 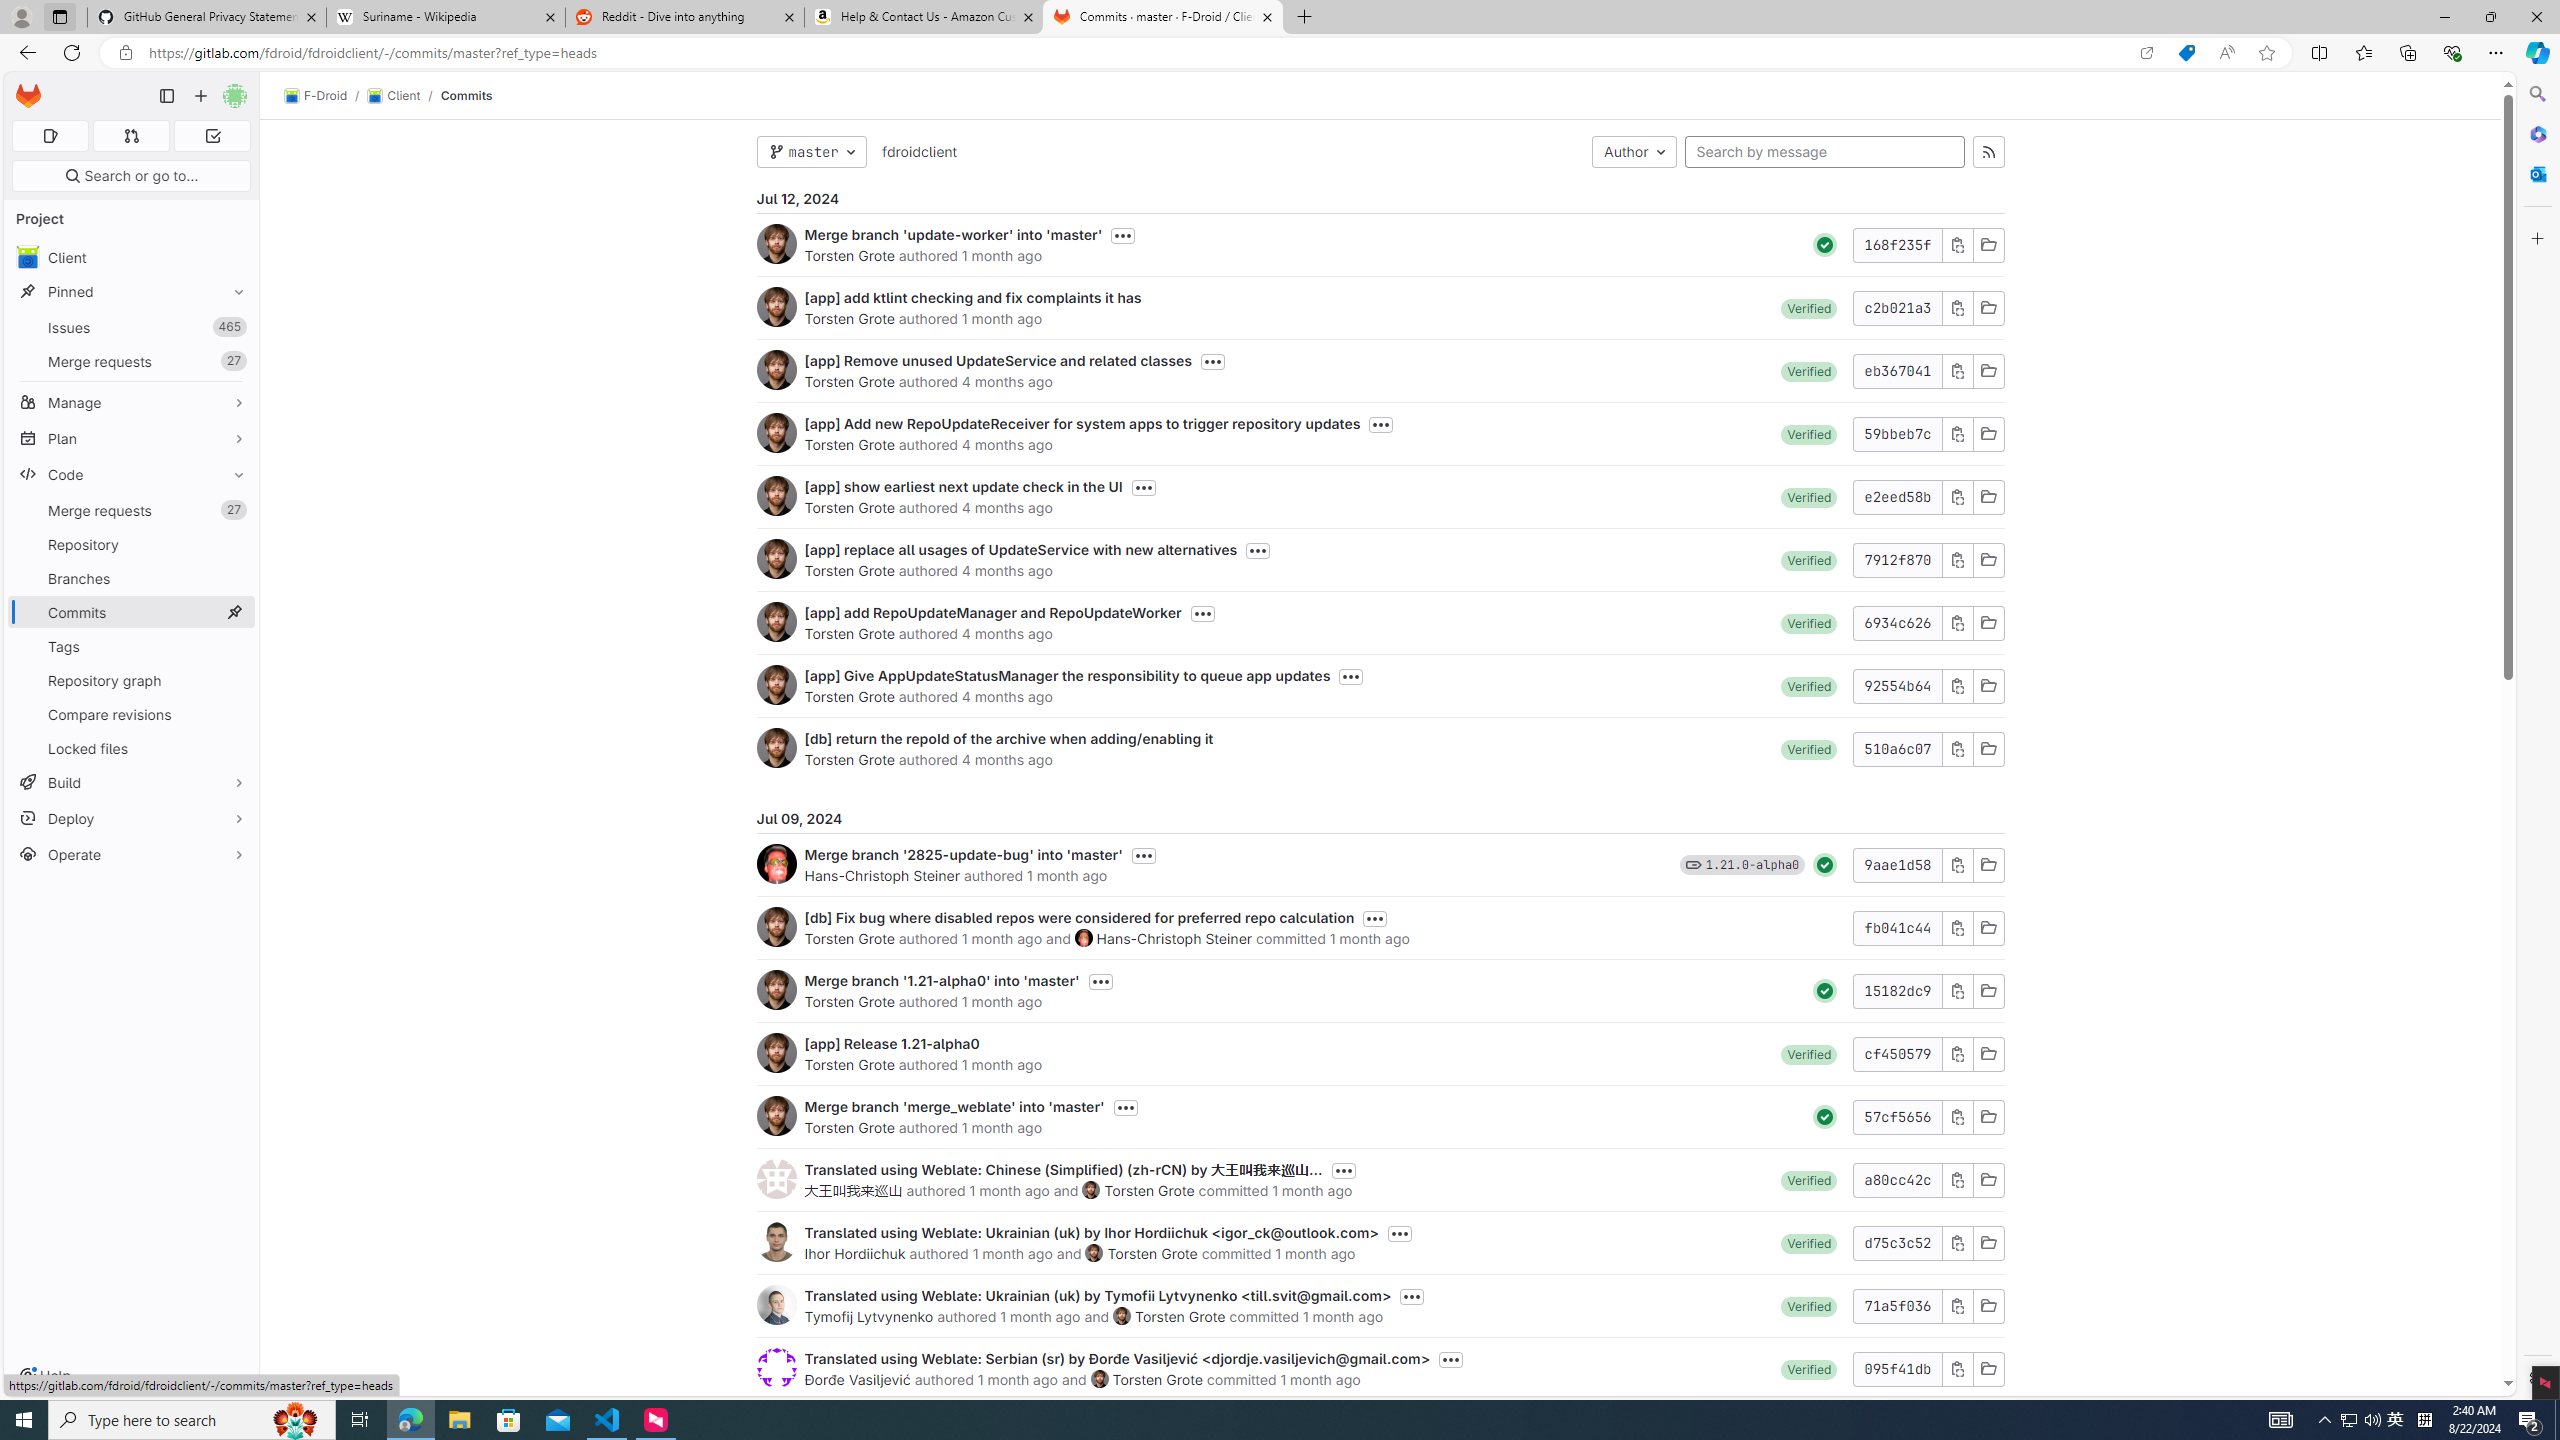 What do you see at coordinates (130, 817) in the screenshot?
I see `'Deploy'` at bounding box center [130, 817].